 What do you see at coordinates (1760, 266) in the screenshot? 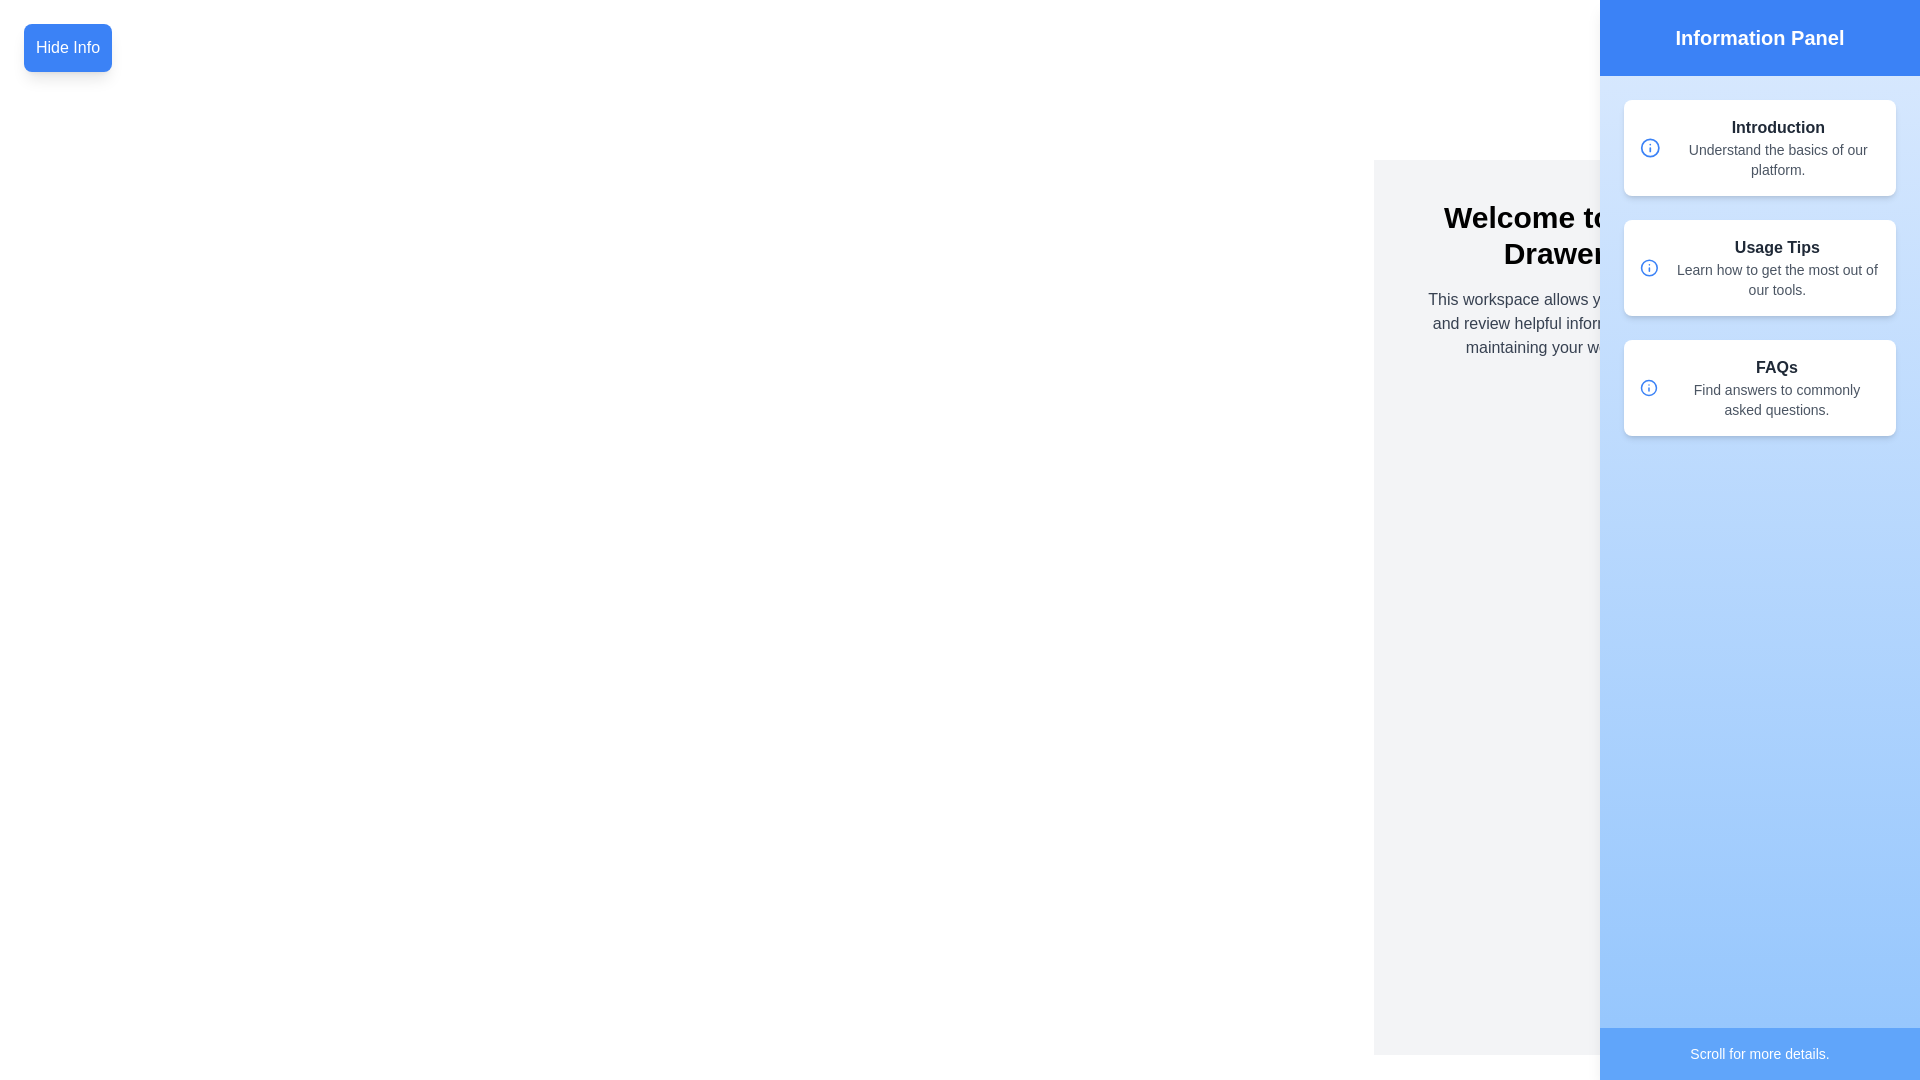
I see `displayed text on the second informational card located in the 'Information Panel' section, positioned below the 'Introduction' card and above the 'FAQs' card` at bounding box center [1760, 266].